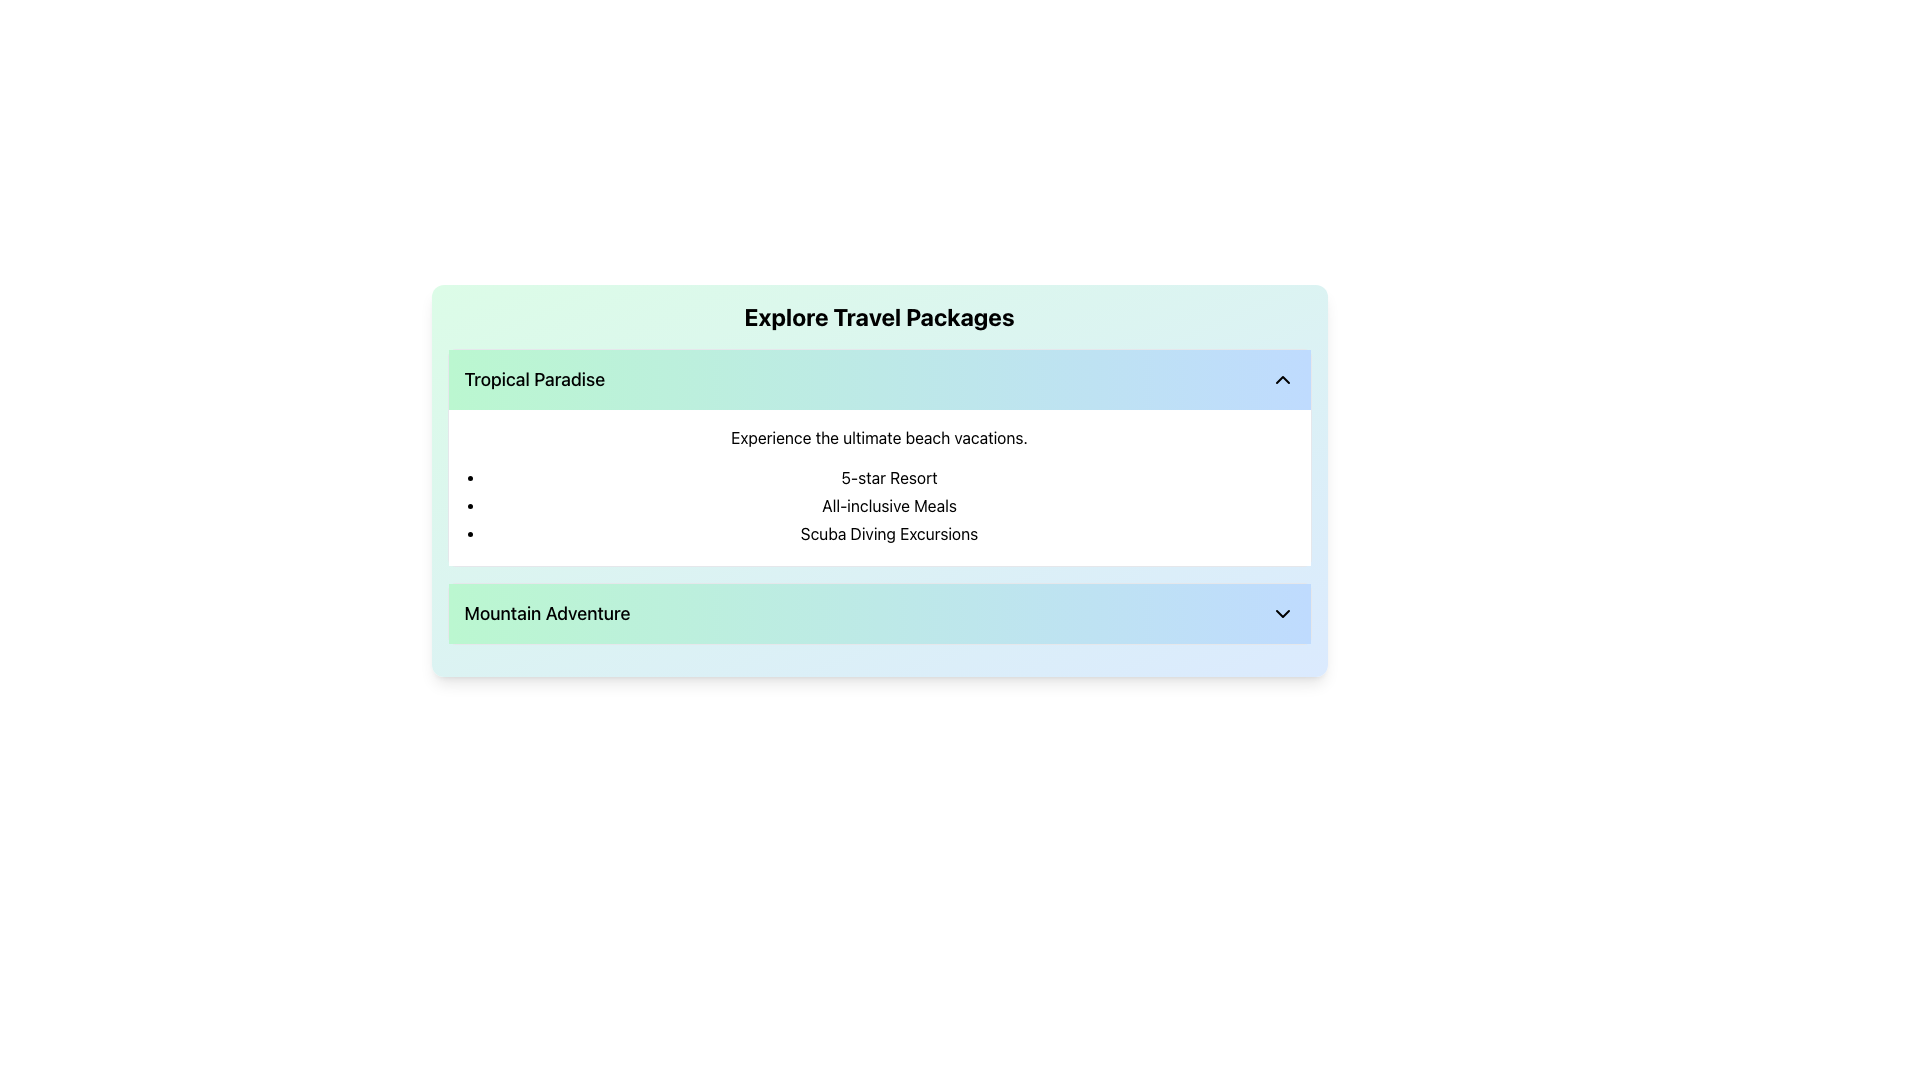 The width and height of the screenshot is (1920, 1080). Describe the element at coordinates (888, 532) in the screenshot. I see `the informational static text element that provides details about the travel package, located below 'Explore Travel Packages' and above 'Mountain Adventure.'` at that location.